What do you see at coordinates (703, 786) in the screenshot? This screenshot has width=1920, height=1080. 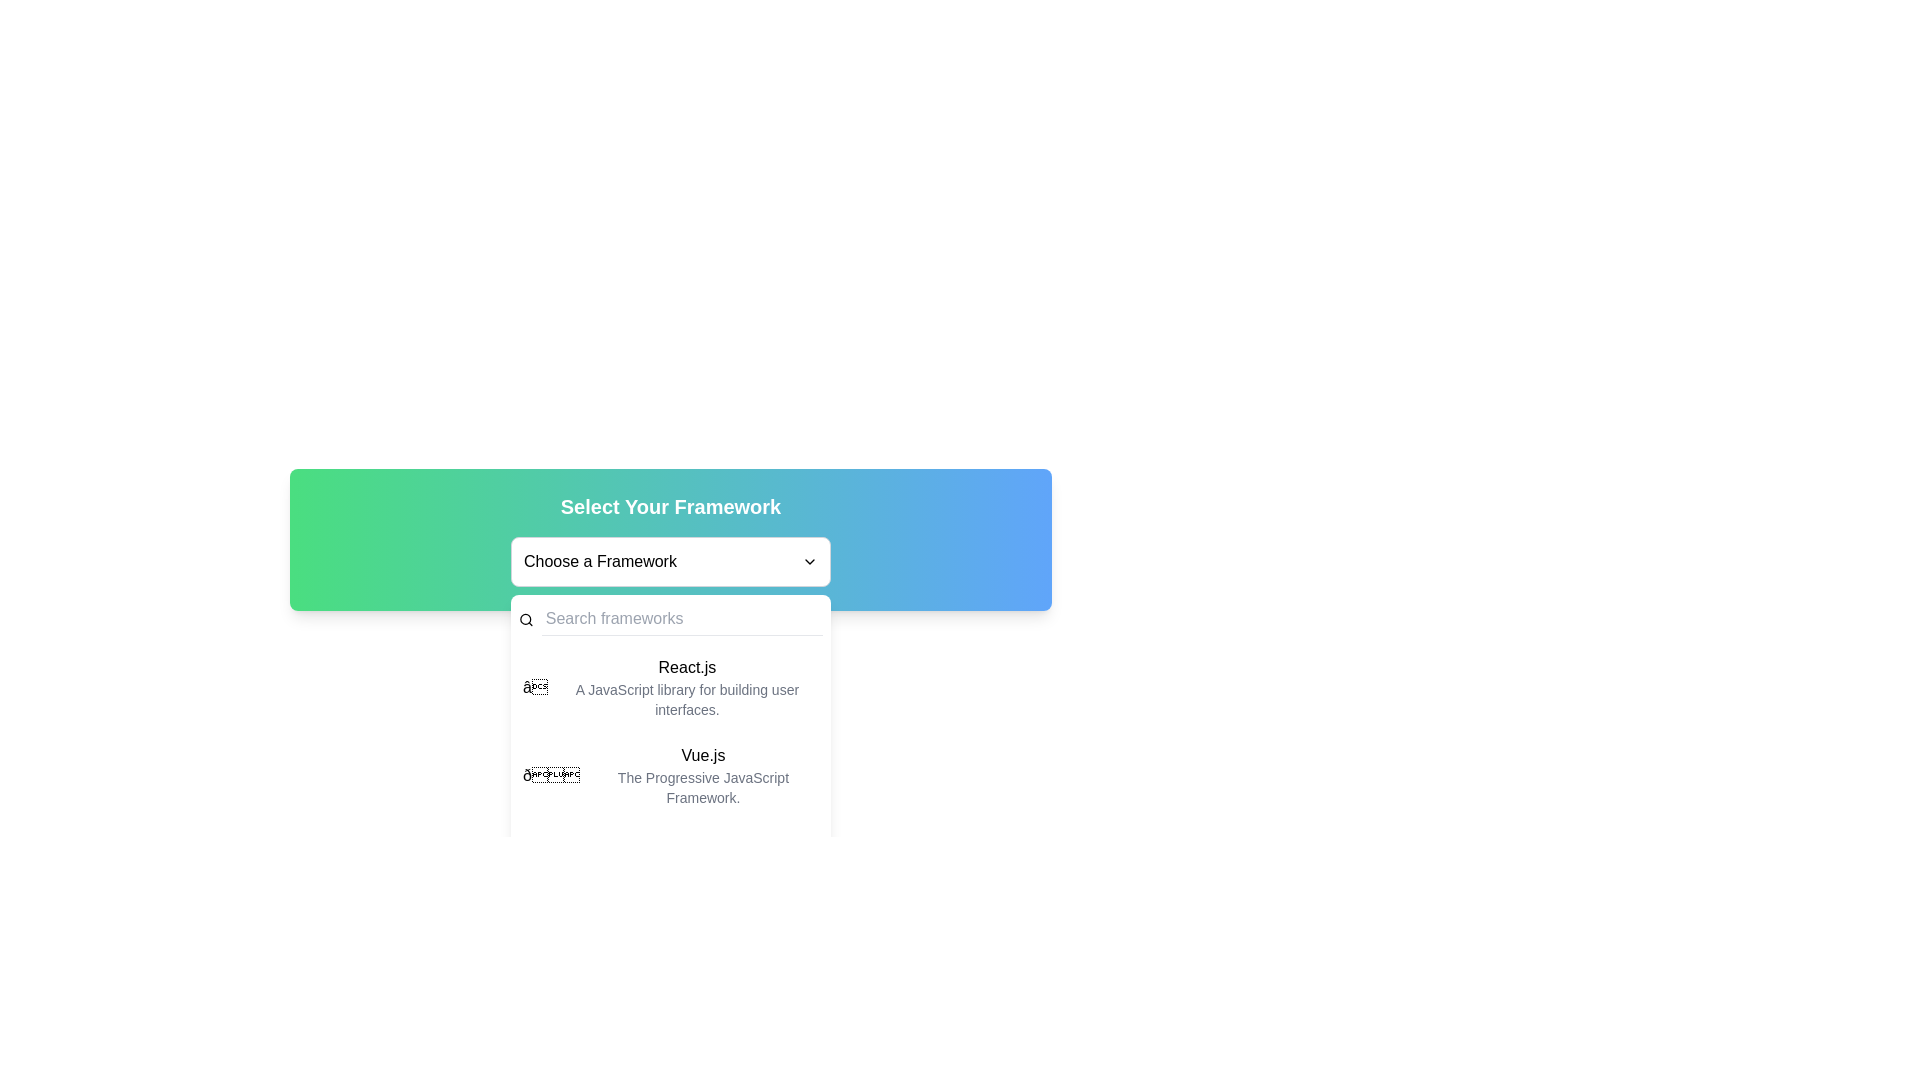 I see `contextual help text label located directly below the 'Vue.js' heading within the framework options dropdown menu` at bounding box center [703, 786].